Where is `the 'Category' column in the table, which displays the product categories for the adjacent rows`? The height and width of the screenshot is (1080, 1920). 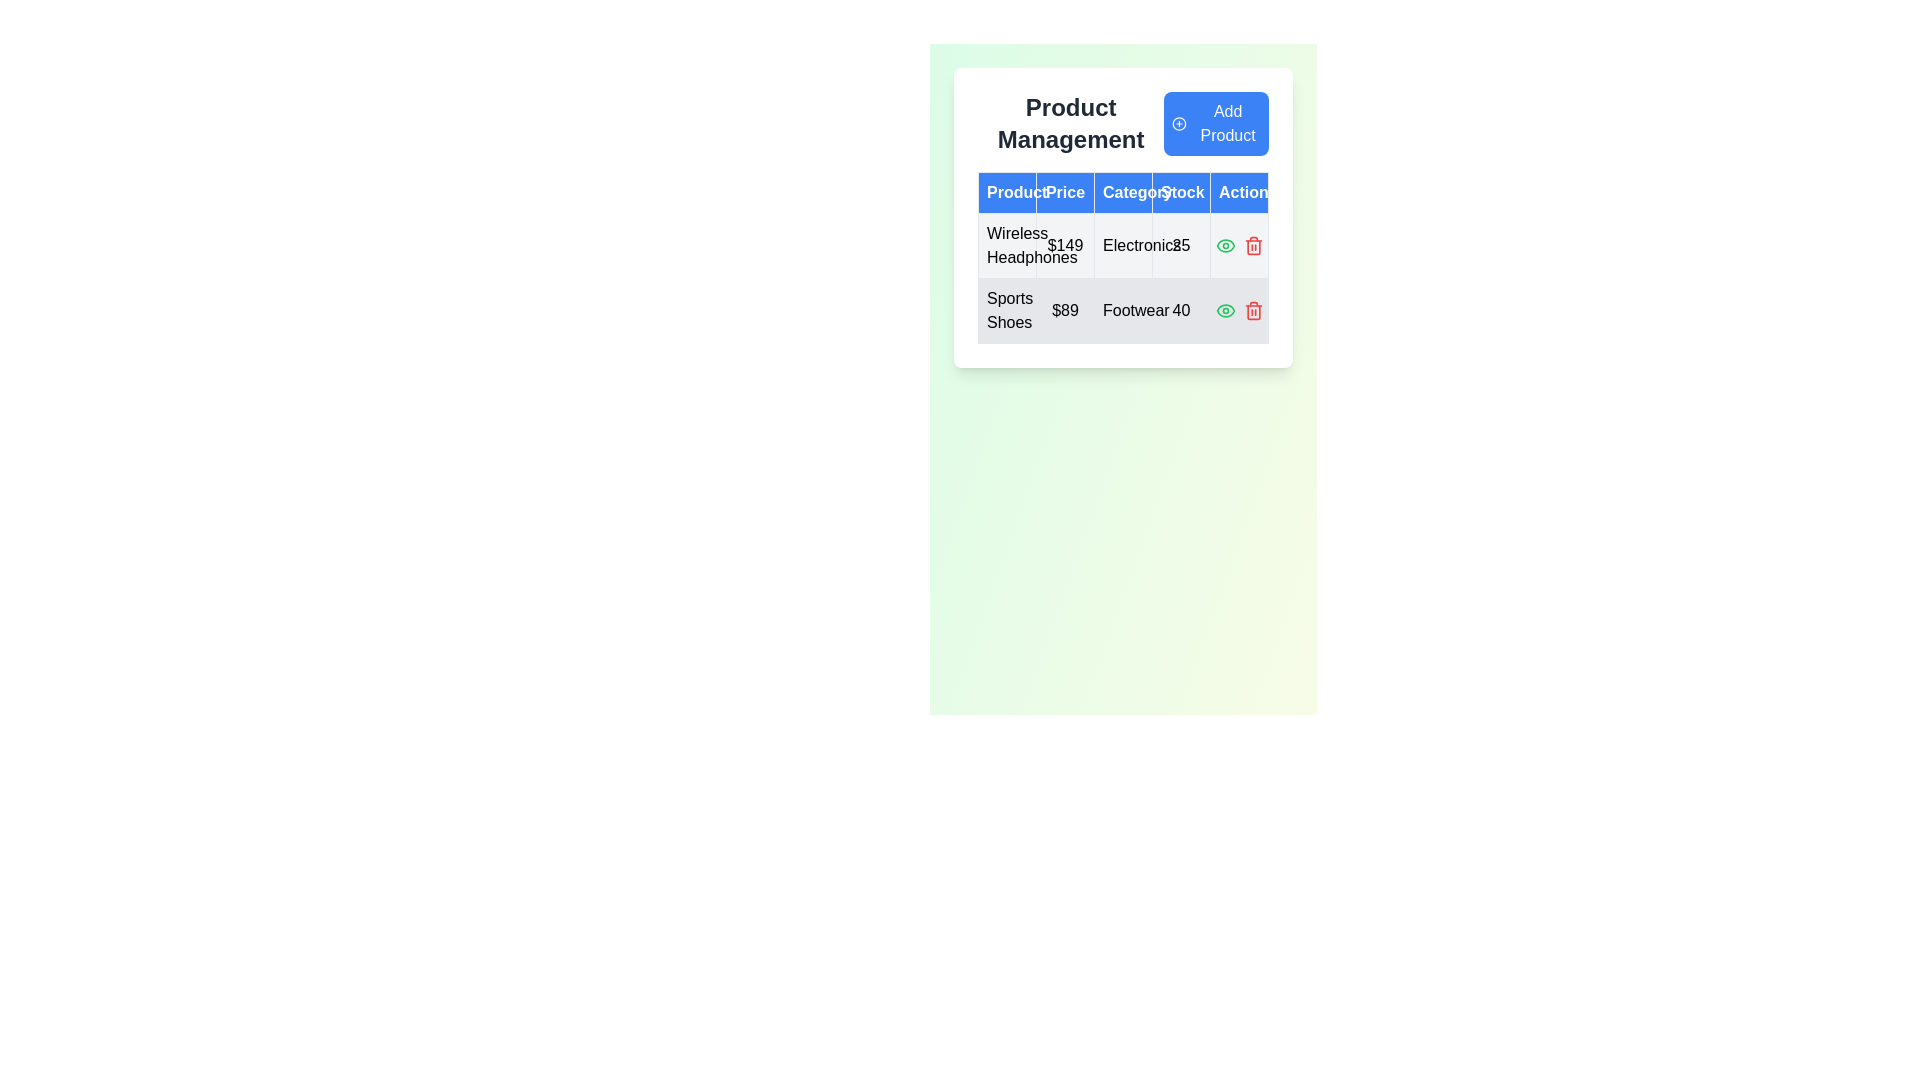 the 'Category' column in the table, which displays the product categories for the adjacent rows is located at coordinates (1123, 218).